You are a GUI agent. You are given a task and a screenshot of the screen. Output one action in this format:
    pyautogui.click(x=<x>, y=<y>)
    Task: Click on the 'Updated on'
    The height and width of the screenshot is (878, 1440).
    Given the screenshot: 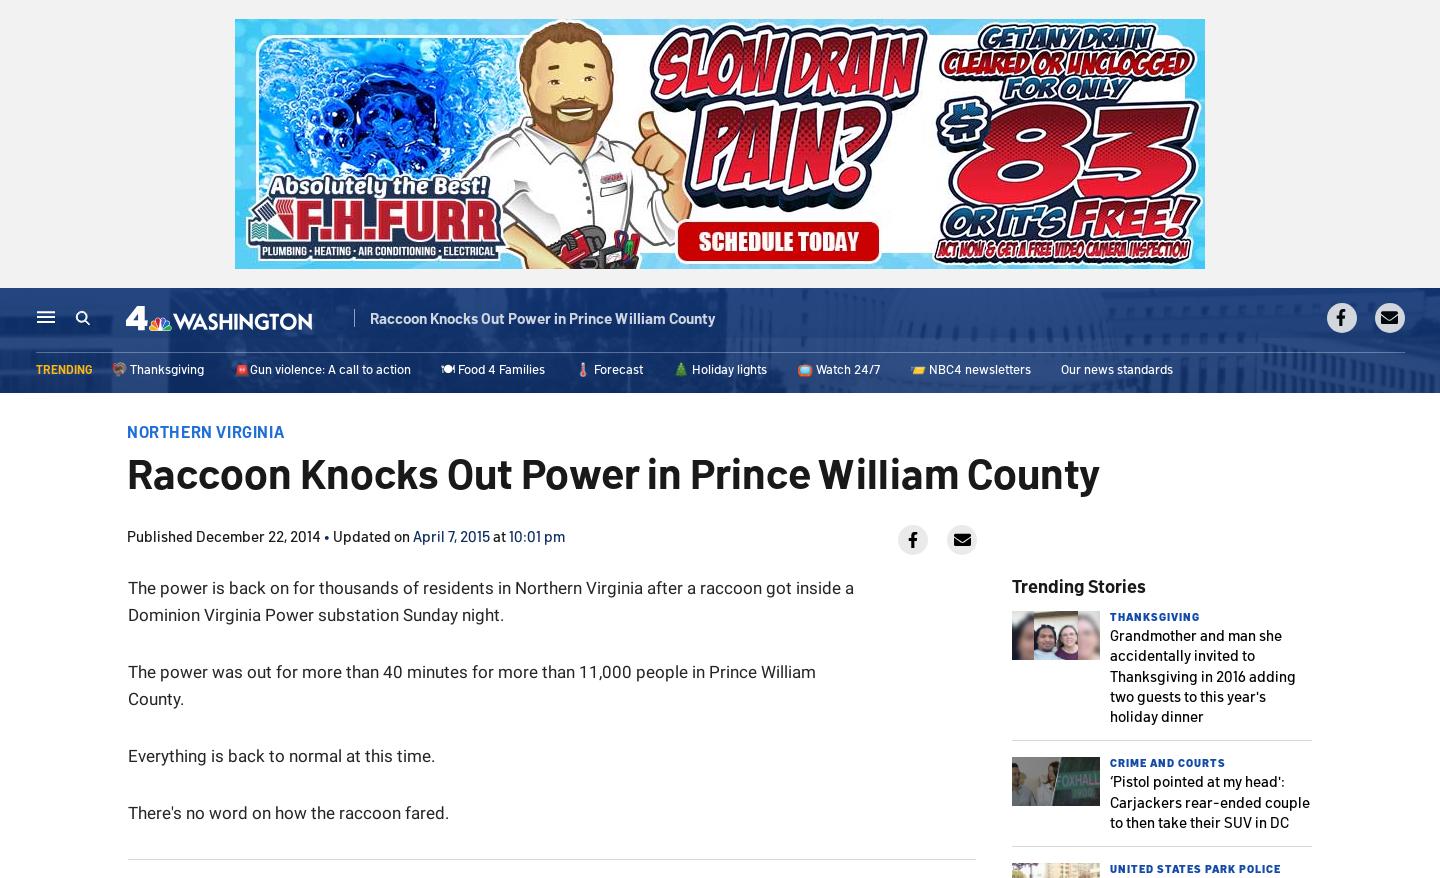 What is the action you would take?
    pyautogui.click(x=371, y=534)
    